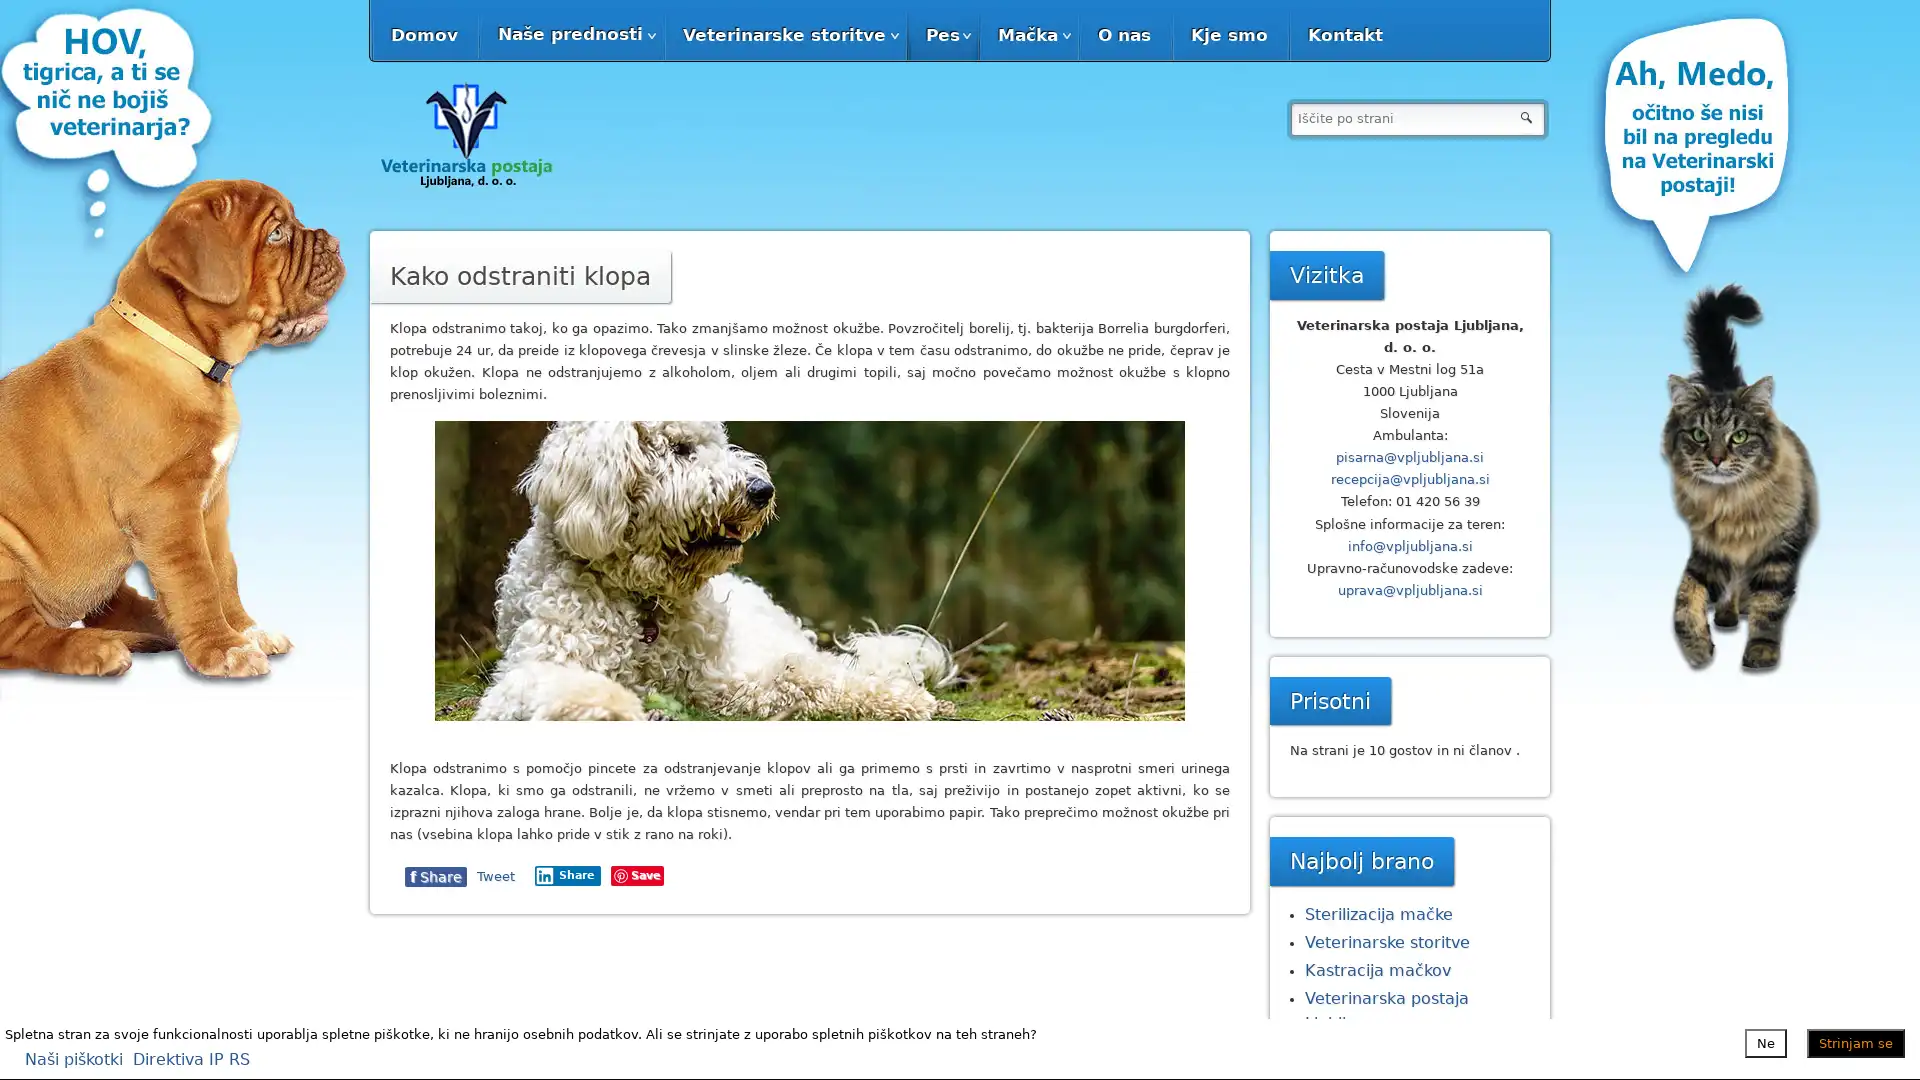 Image resolution: width=1920 pixels, height=1080 pixels. Describe the element at coordinates (694, 874) in the screenshot. I see `Share` at that location.